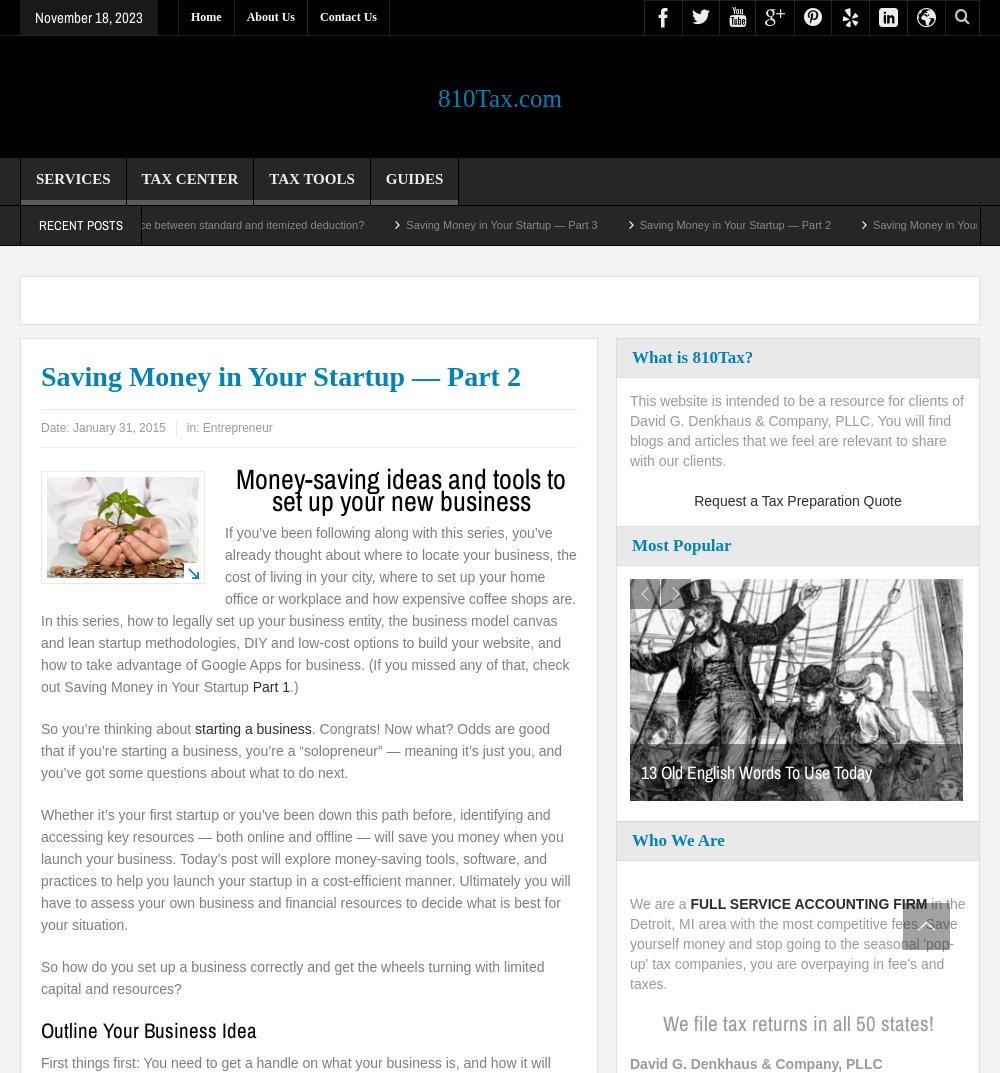 This screenshot has height=1073, width=1000. What do you see at coordinates (797, 944) in the screenshot?
I see `'in the Detroit, MI area with the most competitive fees. Save yourself money and stop going to the seasonal 'pop-up' tax companies, you are overpaying in fee's and taxes.'` at bounding box center [797, 944].